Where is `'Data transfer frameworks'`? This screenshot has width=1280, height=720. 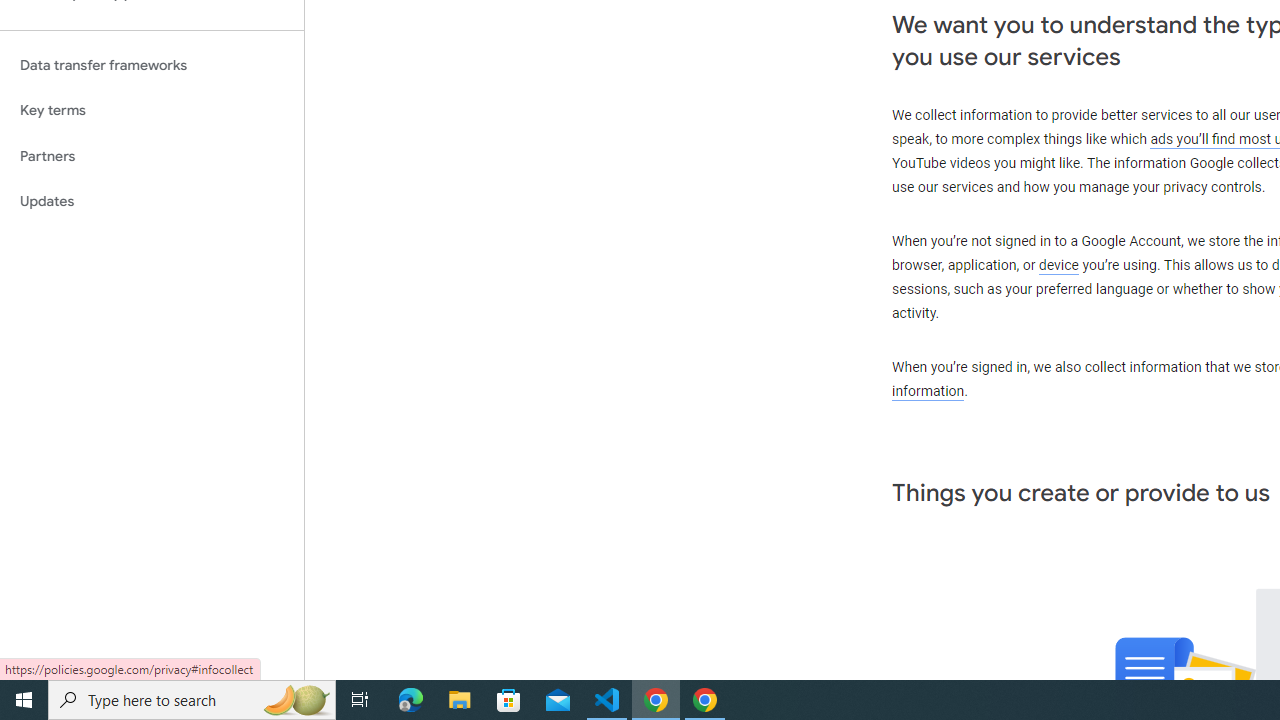 'Data transfer frameworks' is located at coordinates (151, 64).